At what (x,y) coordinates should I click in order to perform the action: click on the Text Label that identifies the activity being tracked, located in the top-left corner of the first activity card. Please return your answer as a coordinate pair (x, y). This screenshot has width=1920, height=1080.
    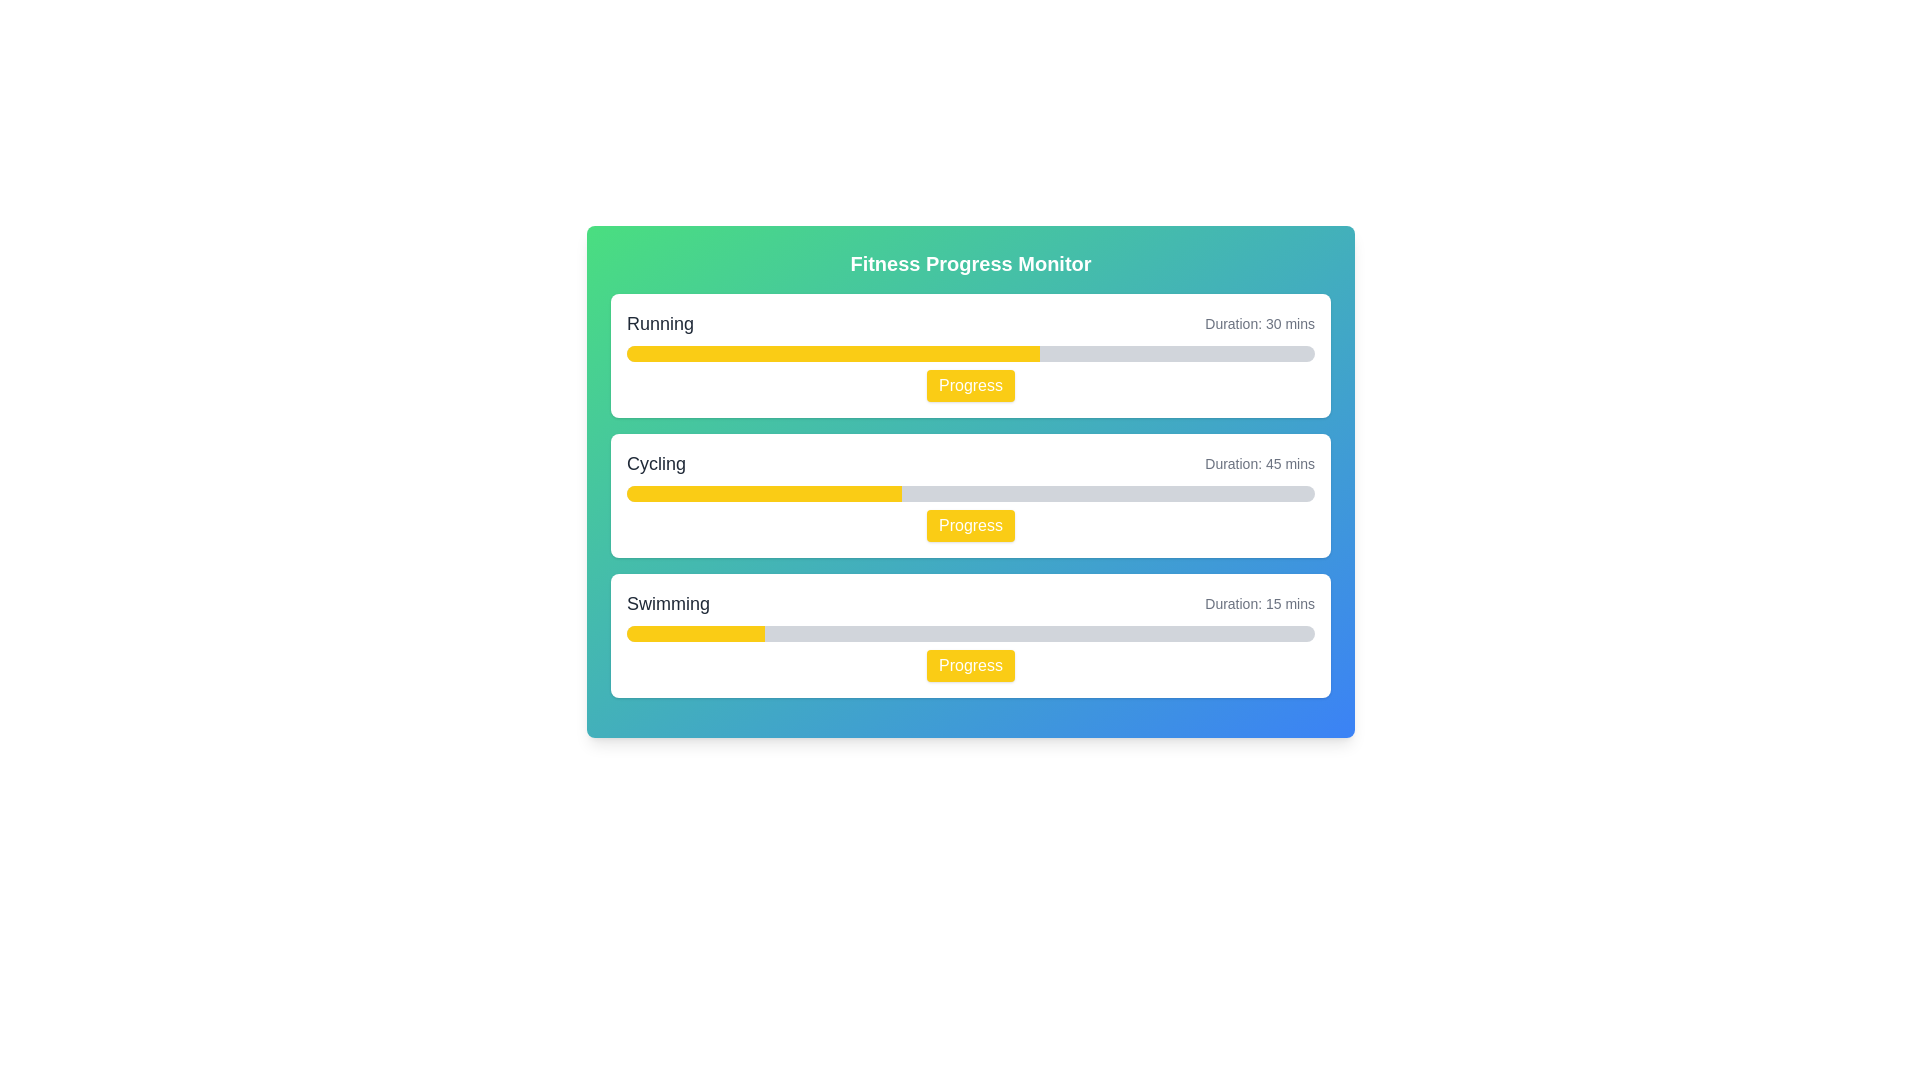
    Looking at the image, I should click on (660, 323).